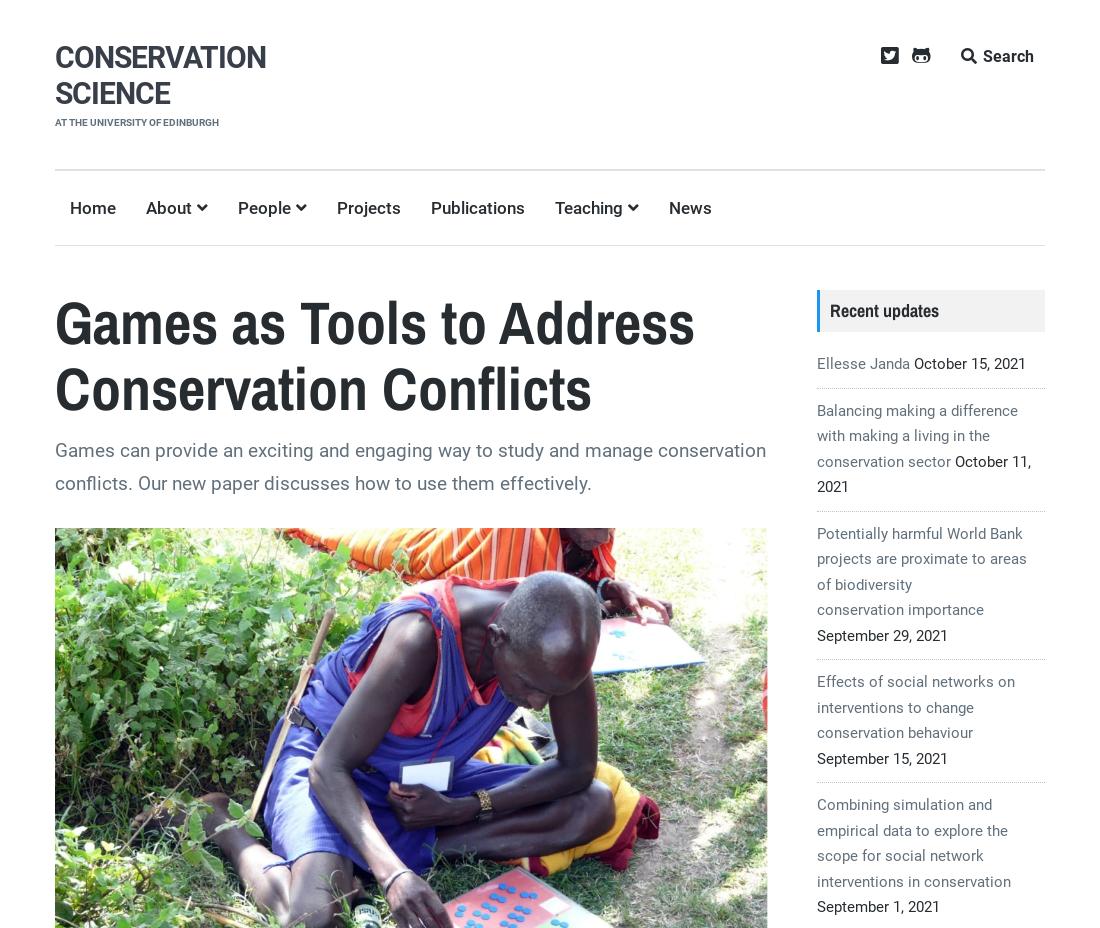  Describe the element at coordinates (816, 473) in the screenshot. I see `'October 11, 2021'` at that location.